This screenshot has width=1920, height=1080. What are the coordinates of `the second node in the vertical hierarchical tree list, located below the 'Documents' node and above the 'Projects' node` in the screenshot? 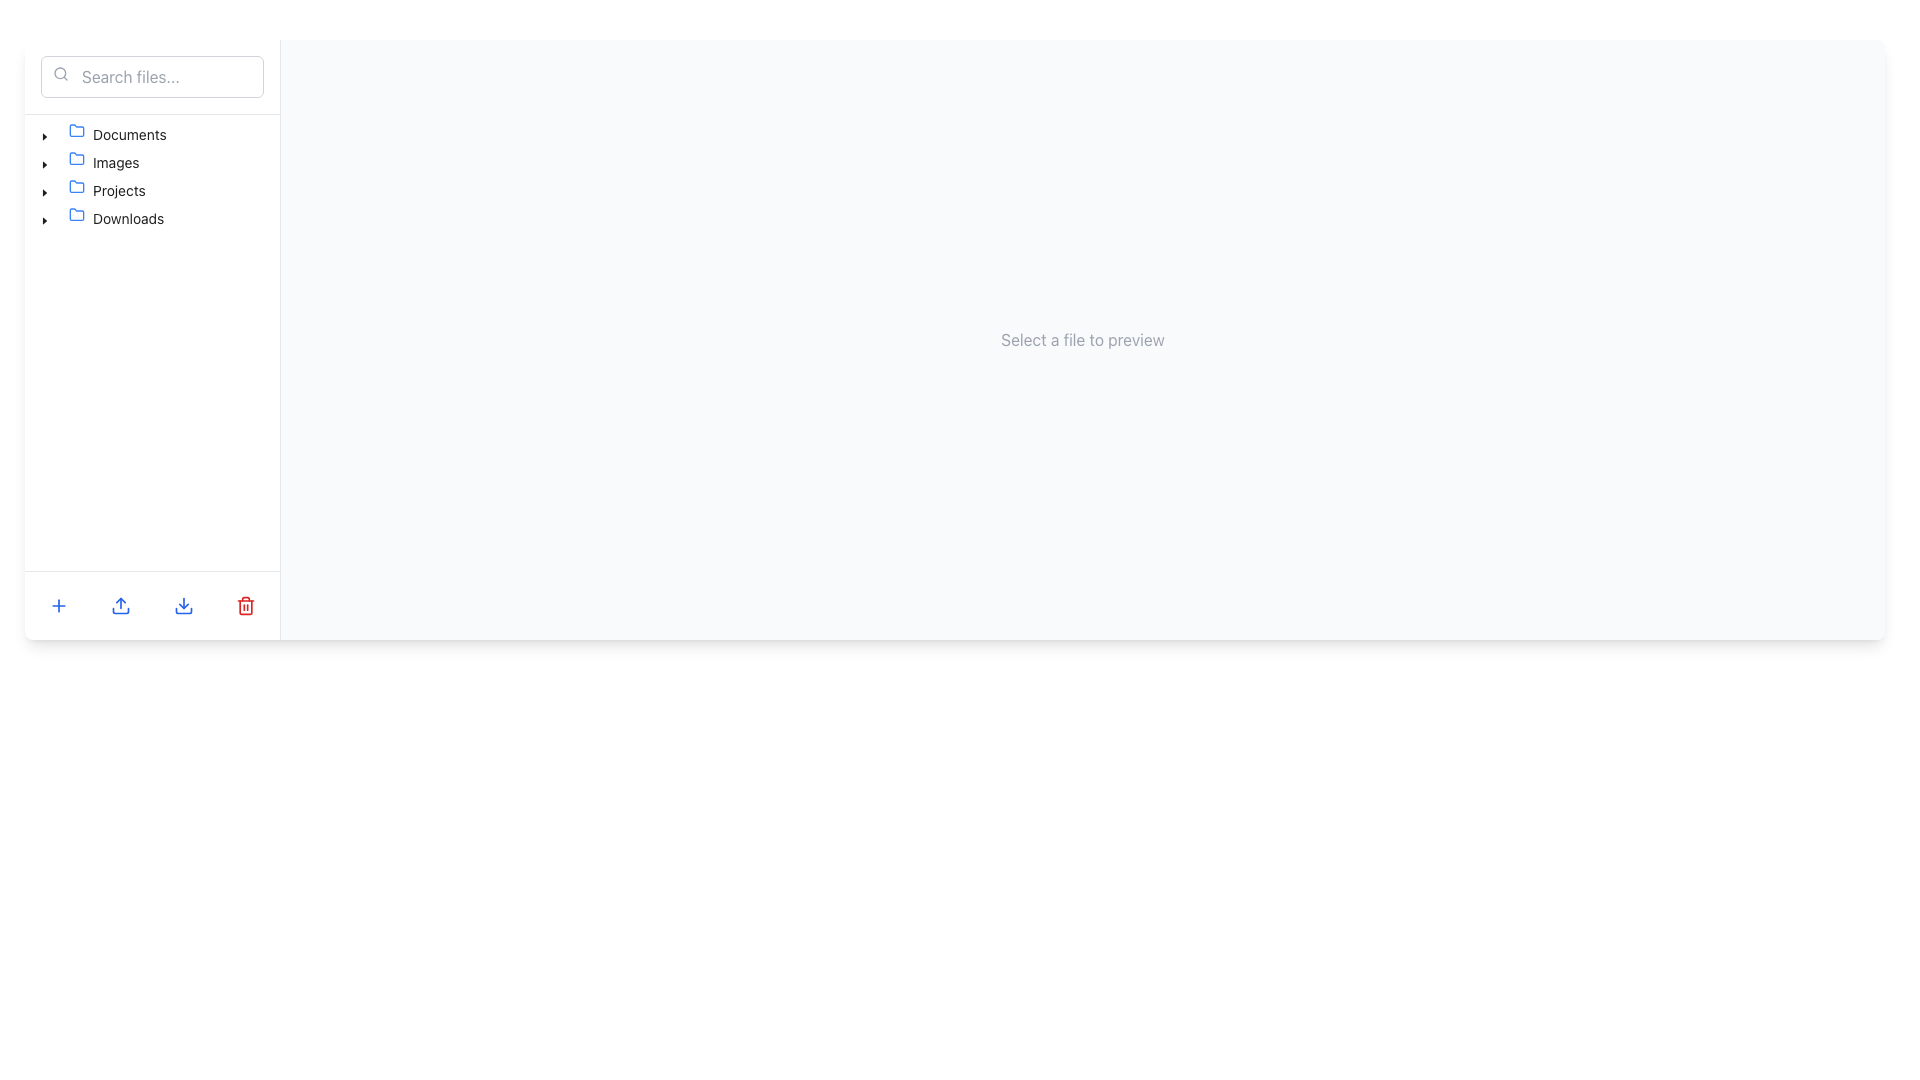 It's located at (89, 161).